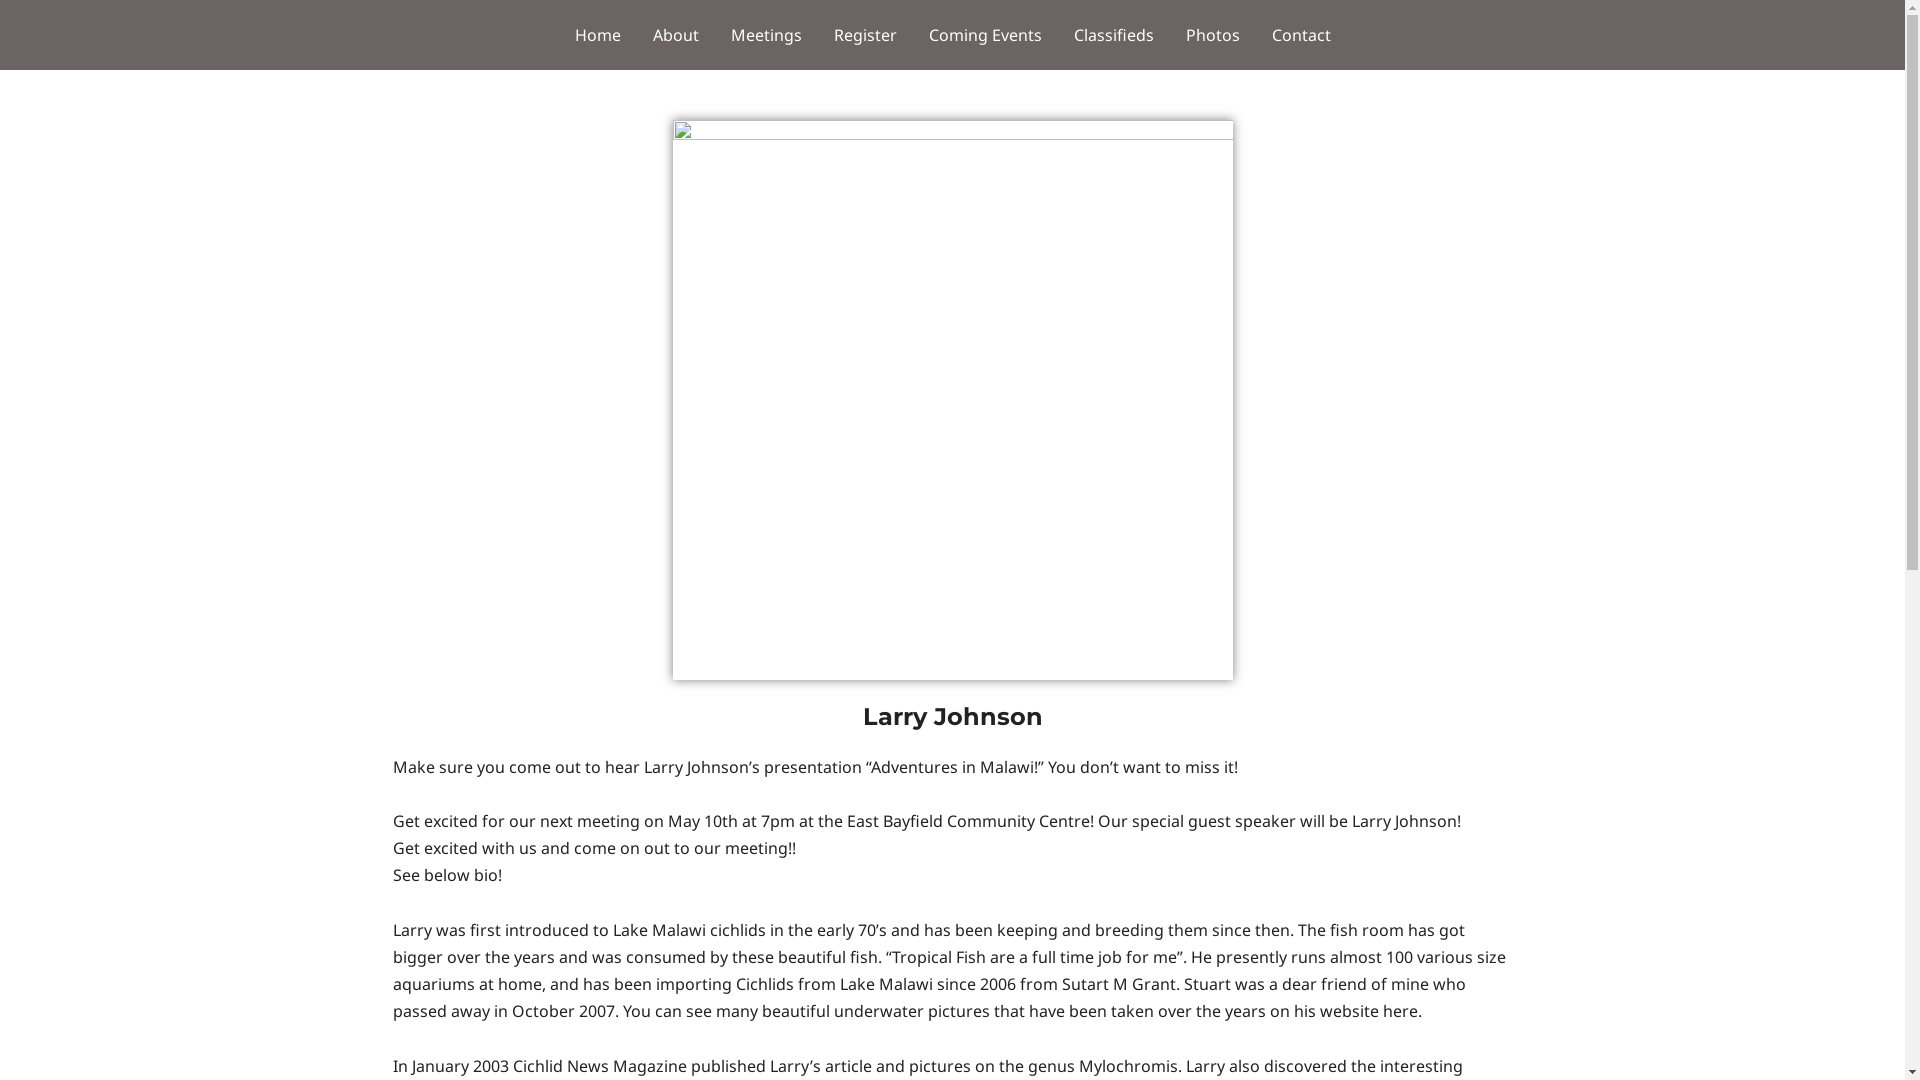  What do you see at coordinates (1301, 34) in the screenshot?
I see `'Contact'` at bounding box center [1301, 34].